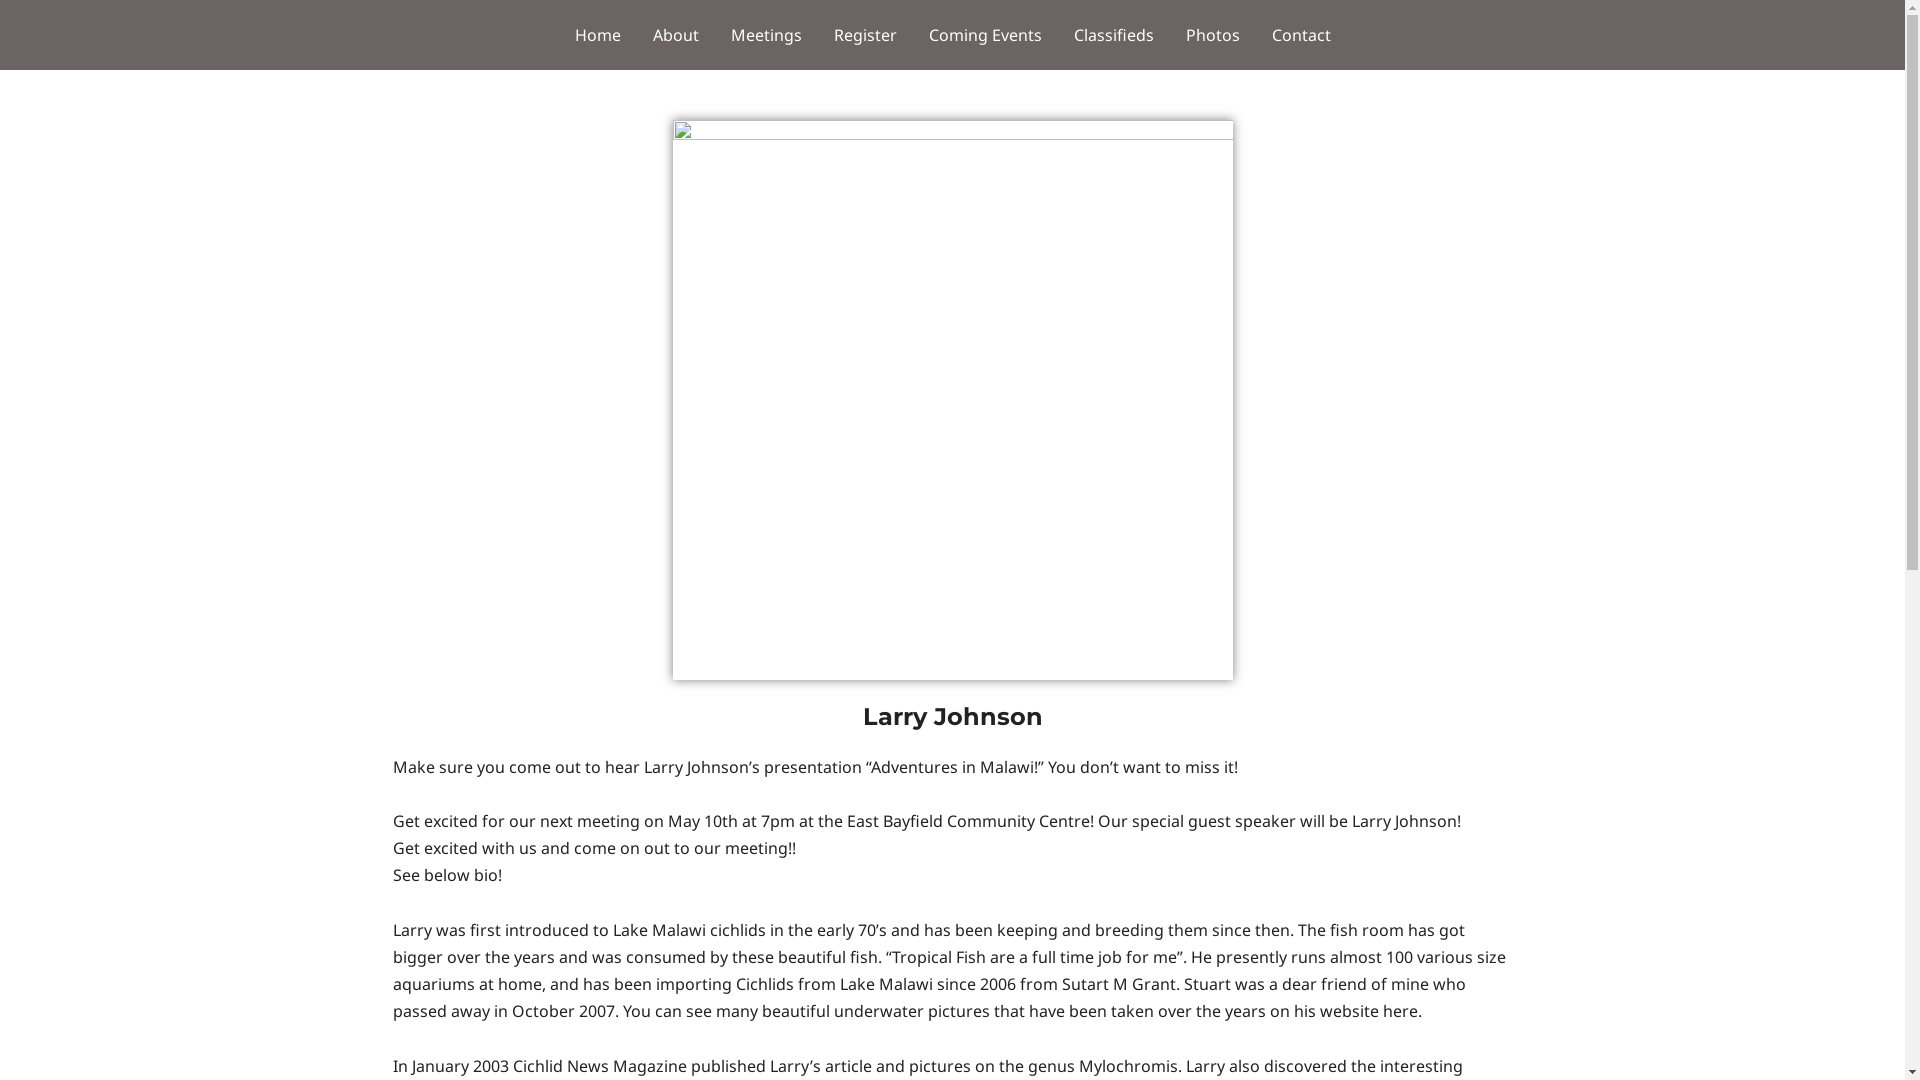  What do you see at coordinates (1301, 34) in the screenshot?
I see `'Contact'` at bounding box center [1301, 34].